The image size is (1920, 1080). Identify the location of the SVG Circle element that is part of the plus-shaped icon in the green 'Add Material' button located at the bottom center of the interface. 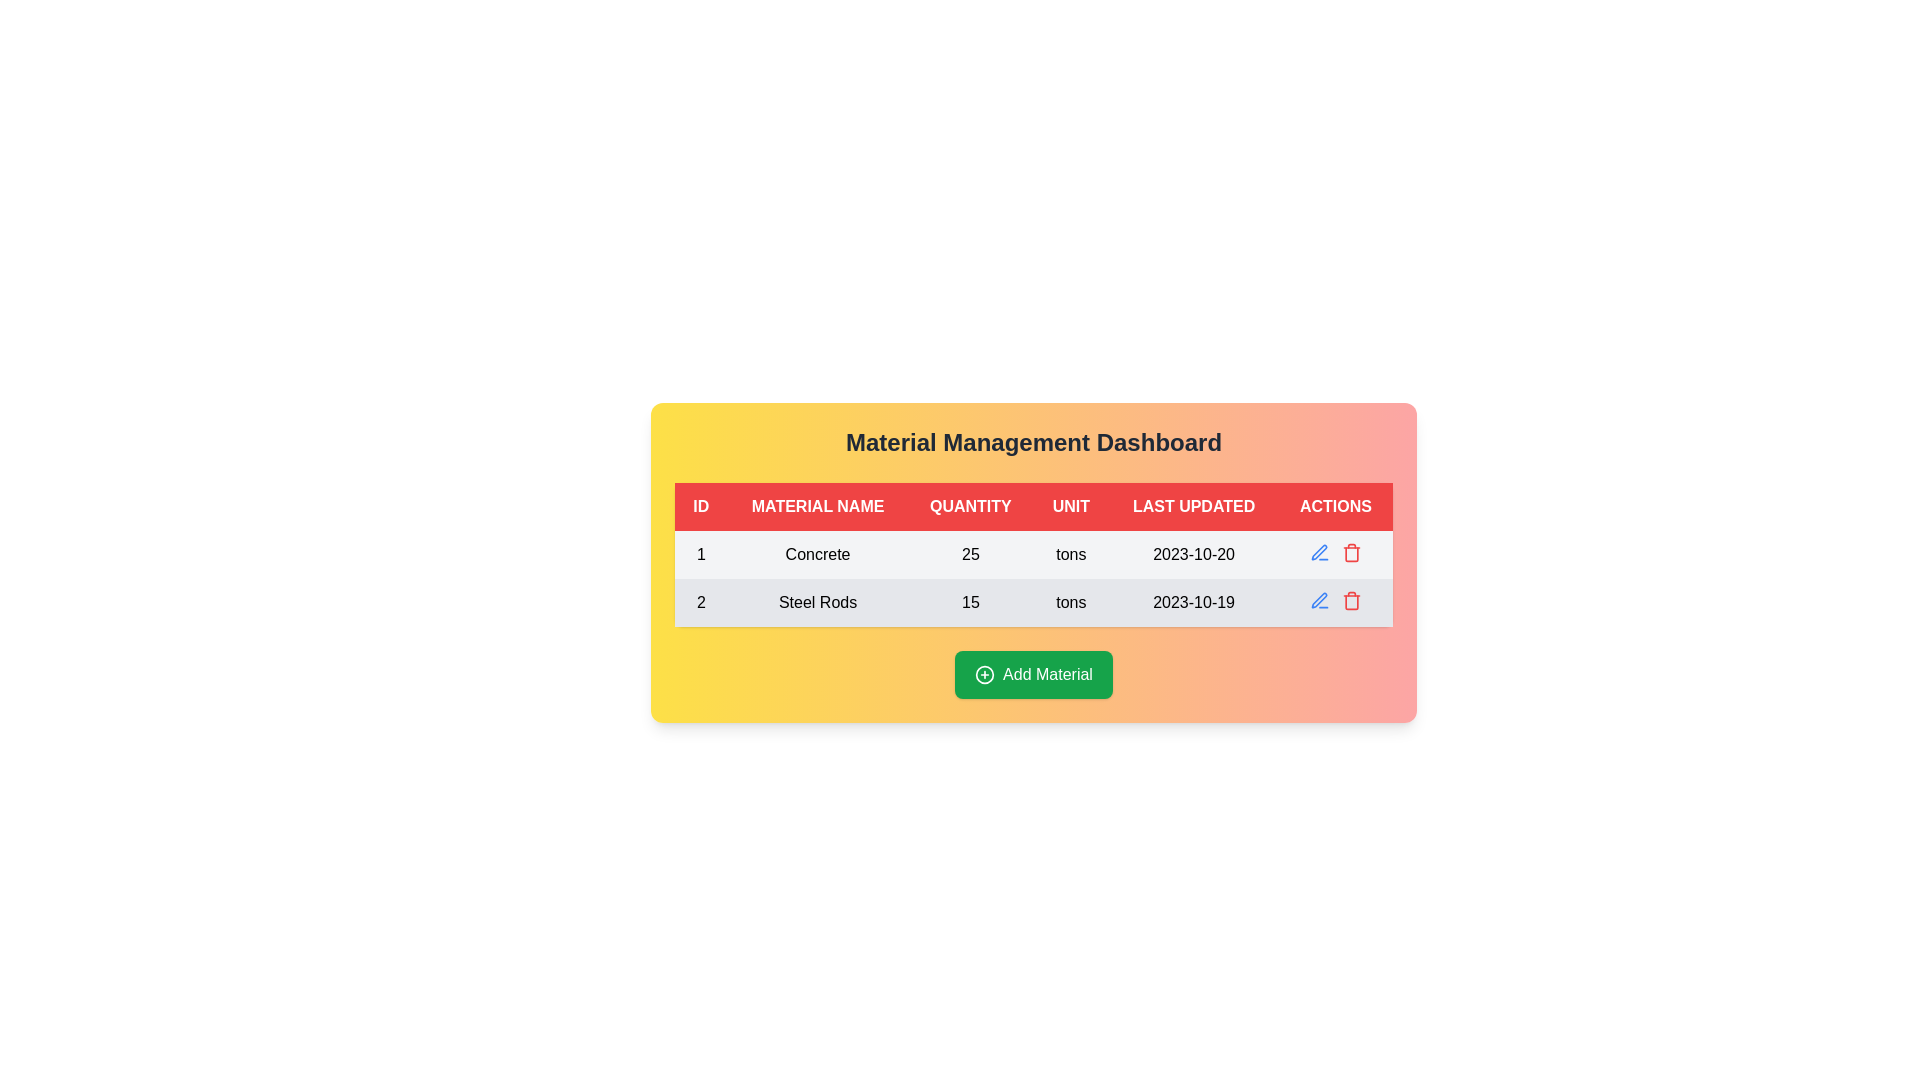
(985, 675).